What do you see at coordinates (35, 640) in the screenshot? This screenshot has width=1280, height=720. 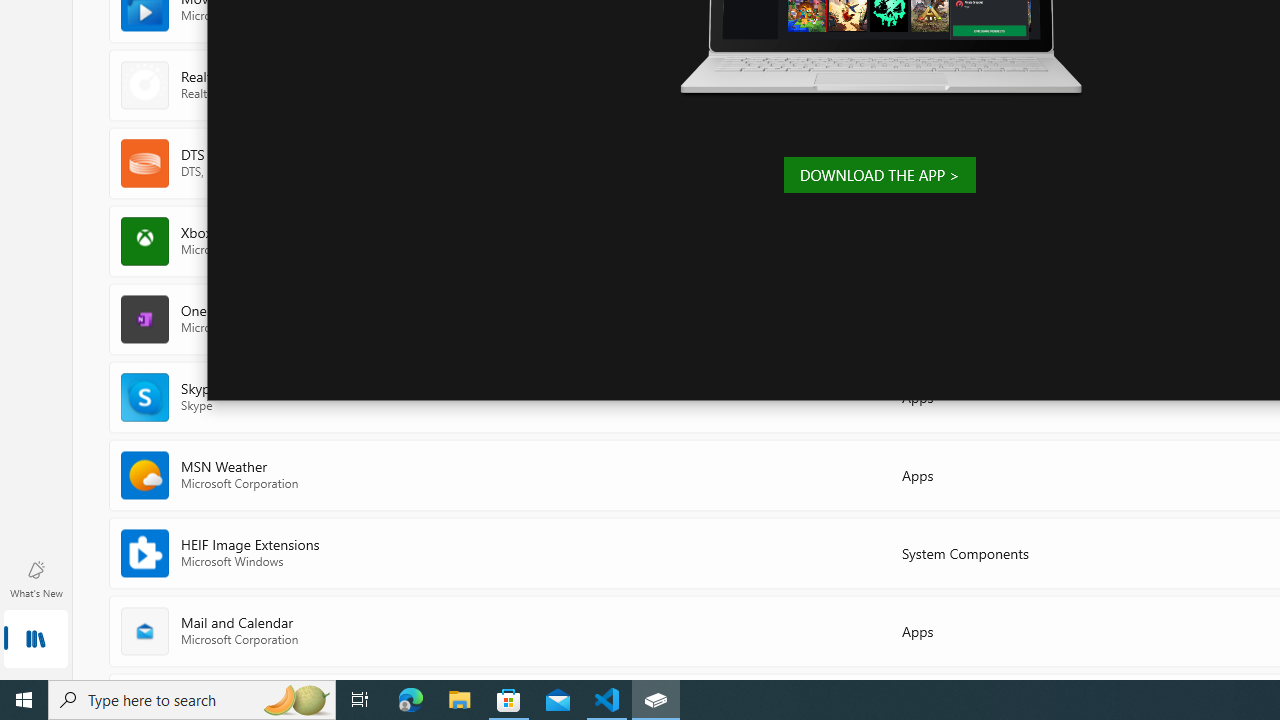 I see `'Library'` at bounding box center [35, 640].